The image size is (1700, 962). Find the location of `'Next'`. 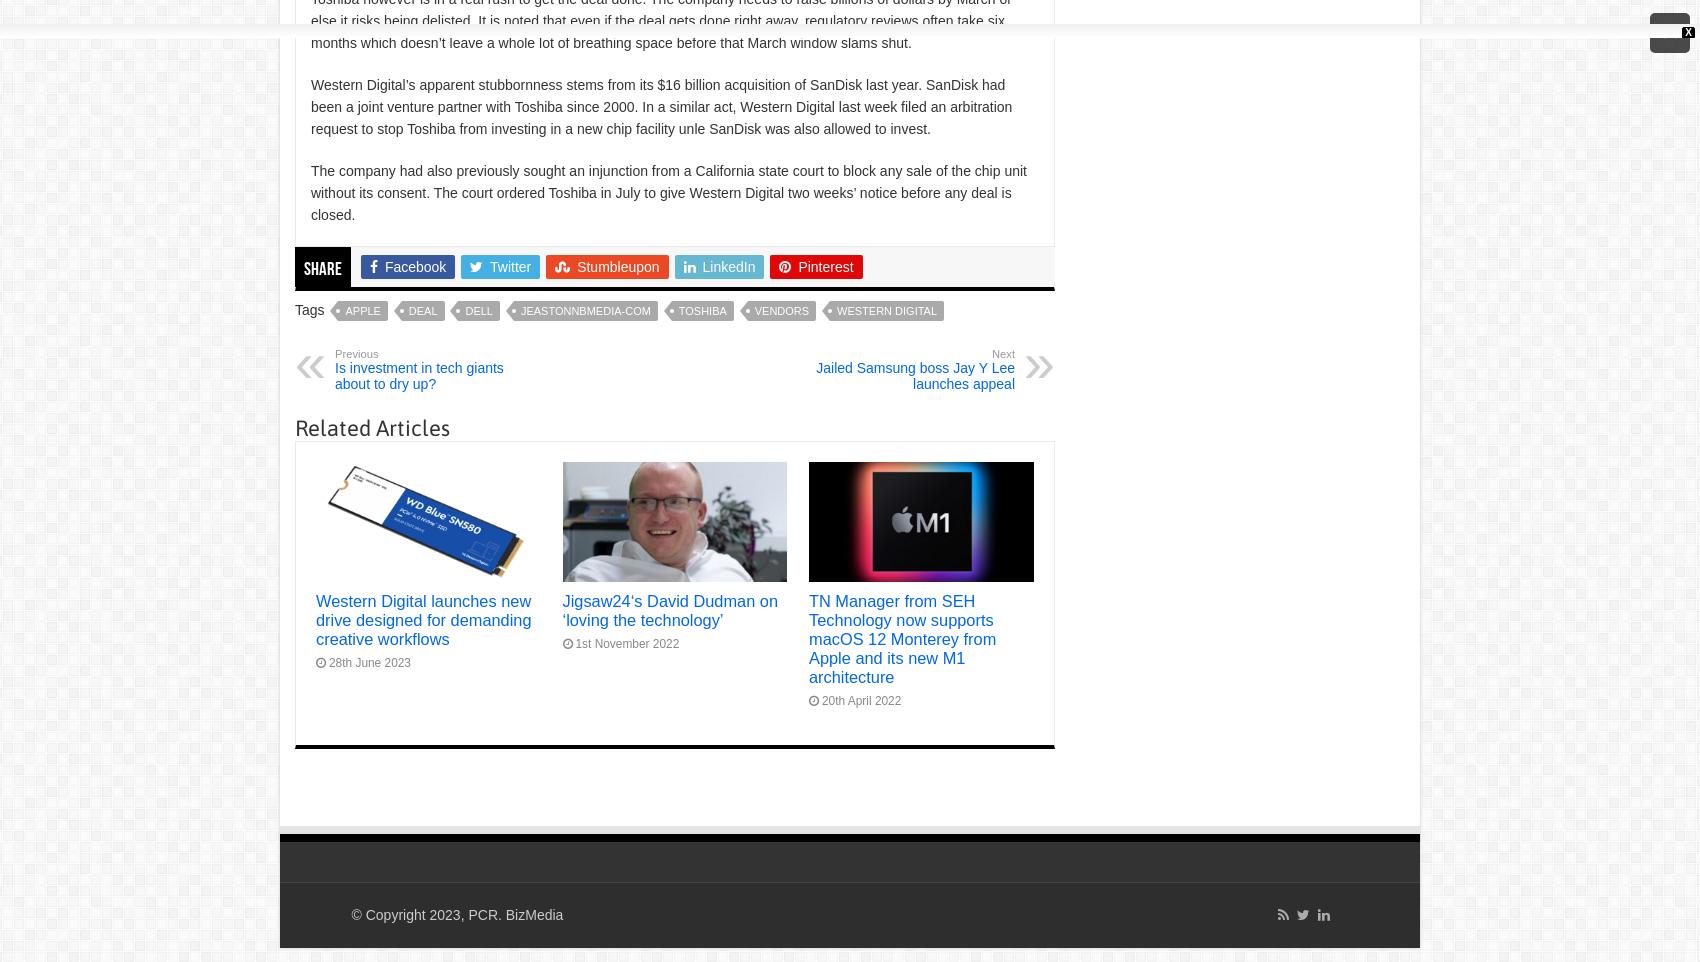

'Next' is located at coordinates (1002, 354).